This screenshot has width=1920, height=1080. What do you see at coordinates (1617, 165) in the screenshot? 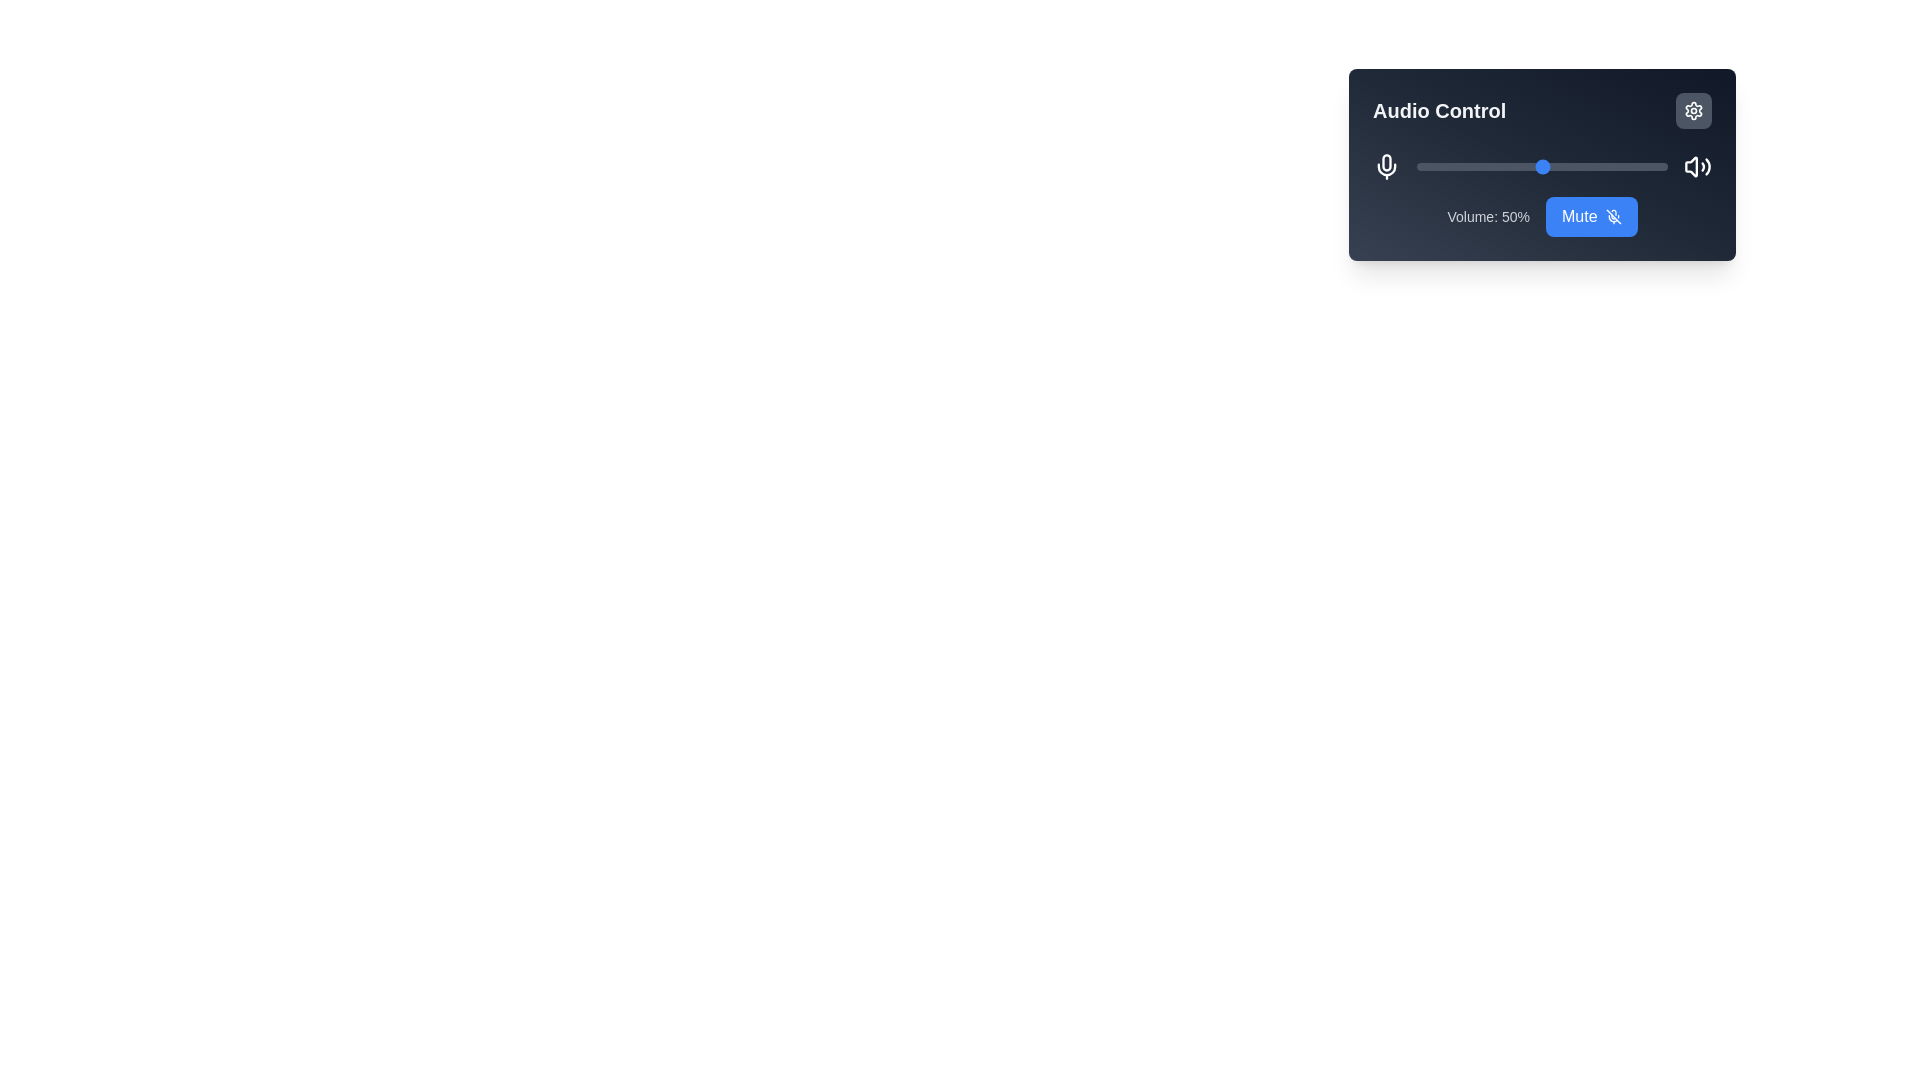
I see `the audio volume` at bounding box center [1617, 165].